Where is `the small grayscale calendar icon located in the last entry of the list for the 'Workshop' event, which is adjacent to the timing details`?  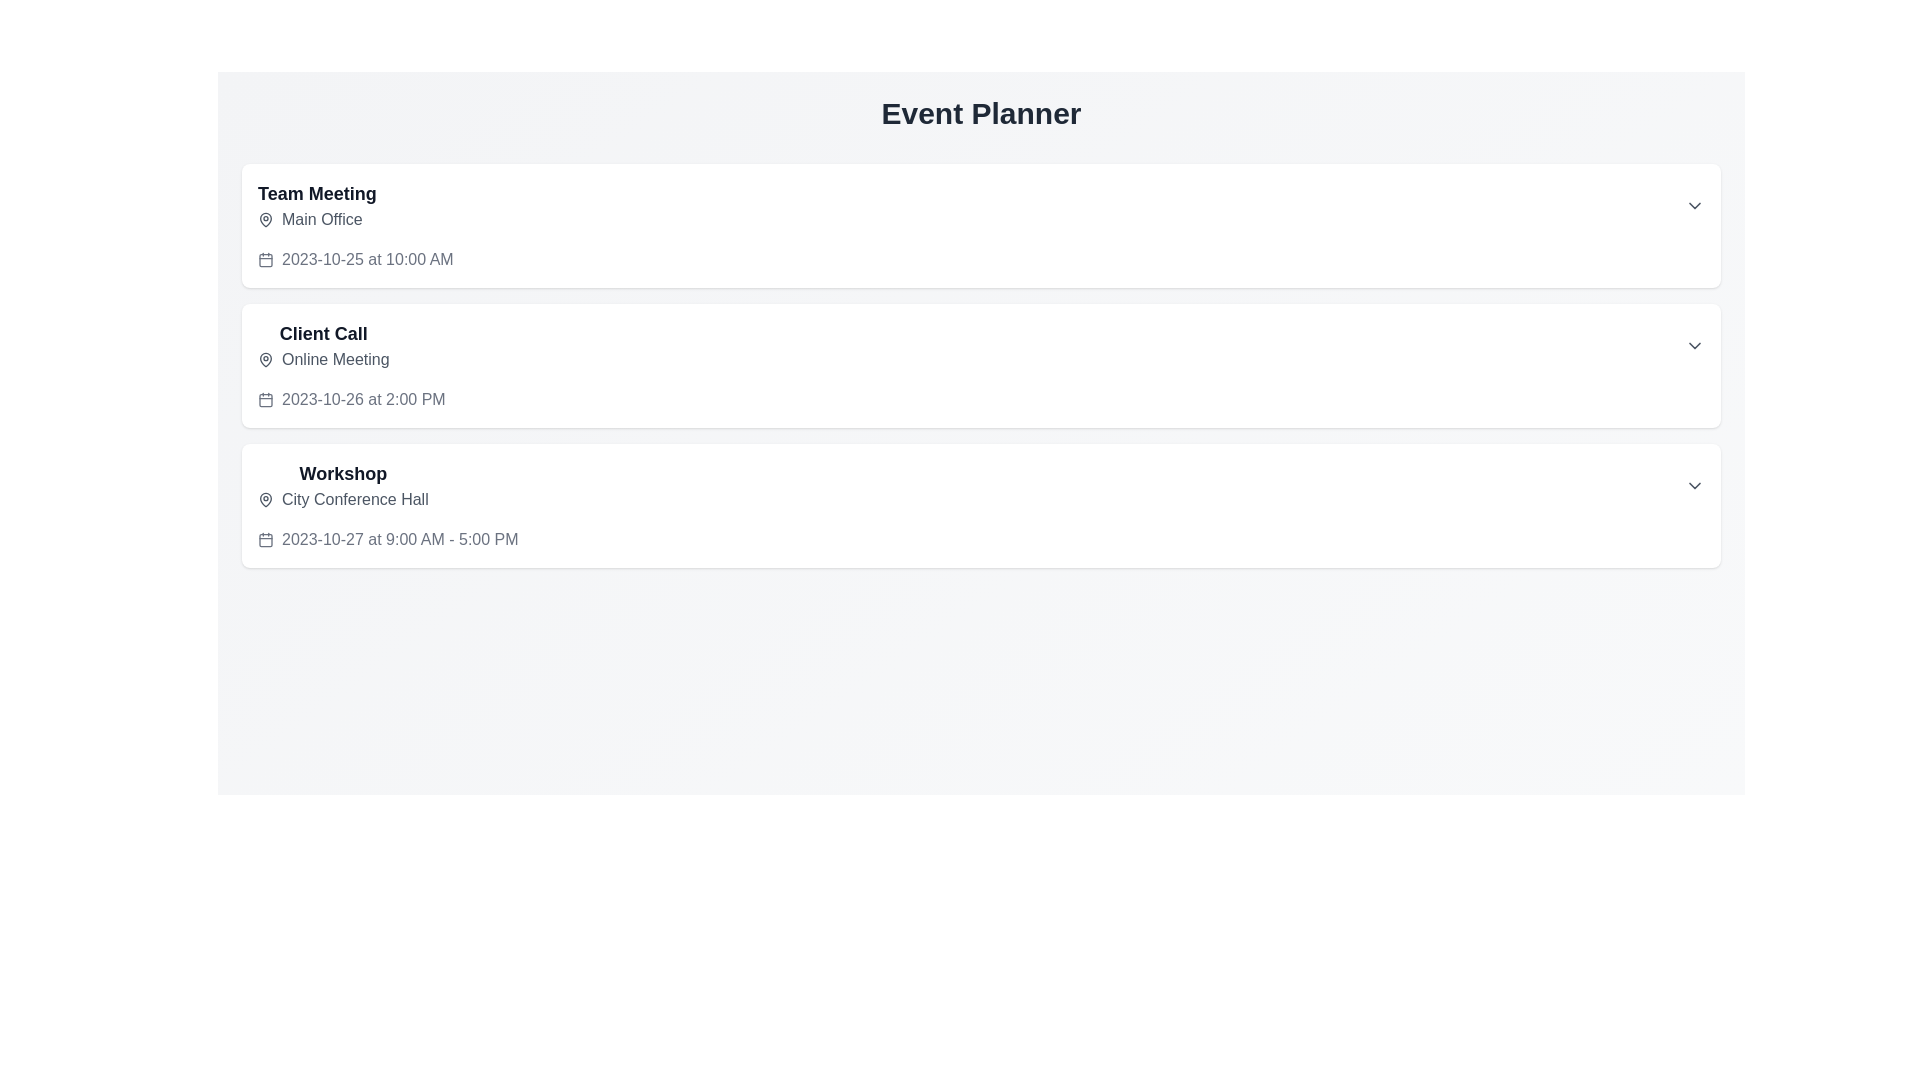 the small grayscale calendar icon located in the last entry of the list for the 'Workshop' event, which is adjacent to the timing details is located at coordinates (264, 540).